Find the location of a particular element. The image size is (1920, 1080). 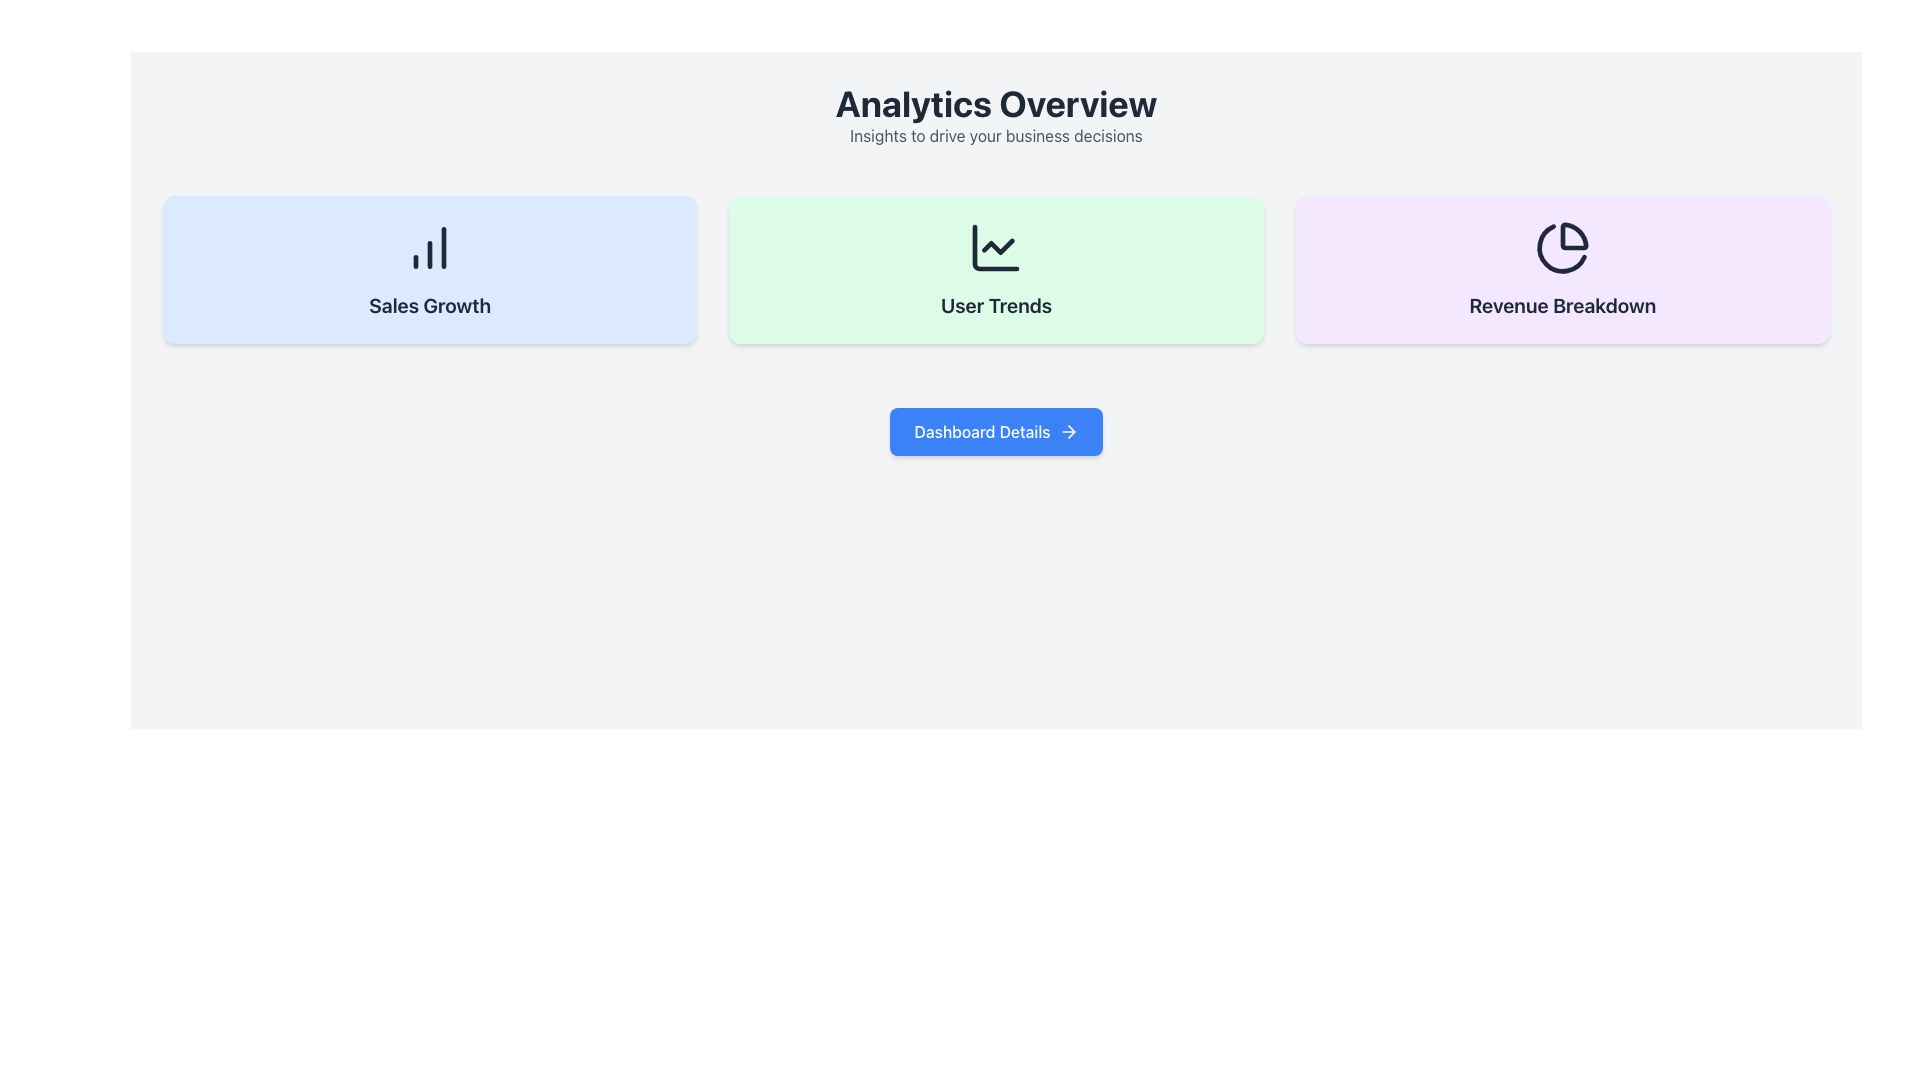

the text label that reads 'Insights to drive your business decisions', which is styled in gray and positioned centrally below the 'Analytics Overview' heading is located at coordinates (996, 135).